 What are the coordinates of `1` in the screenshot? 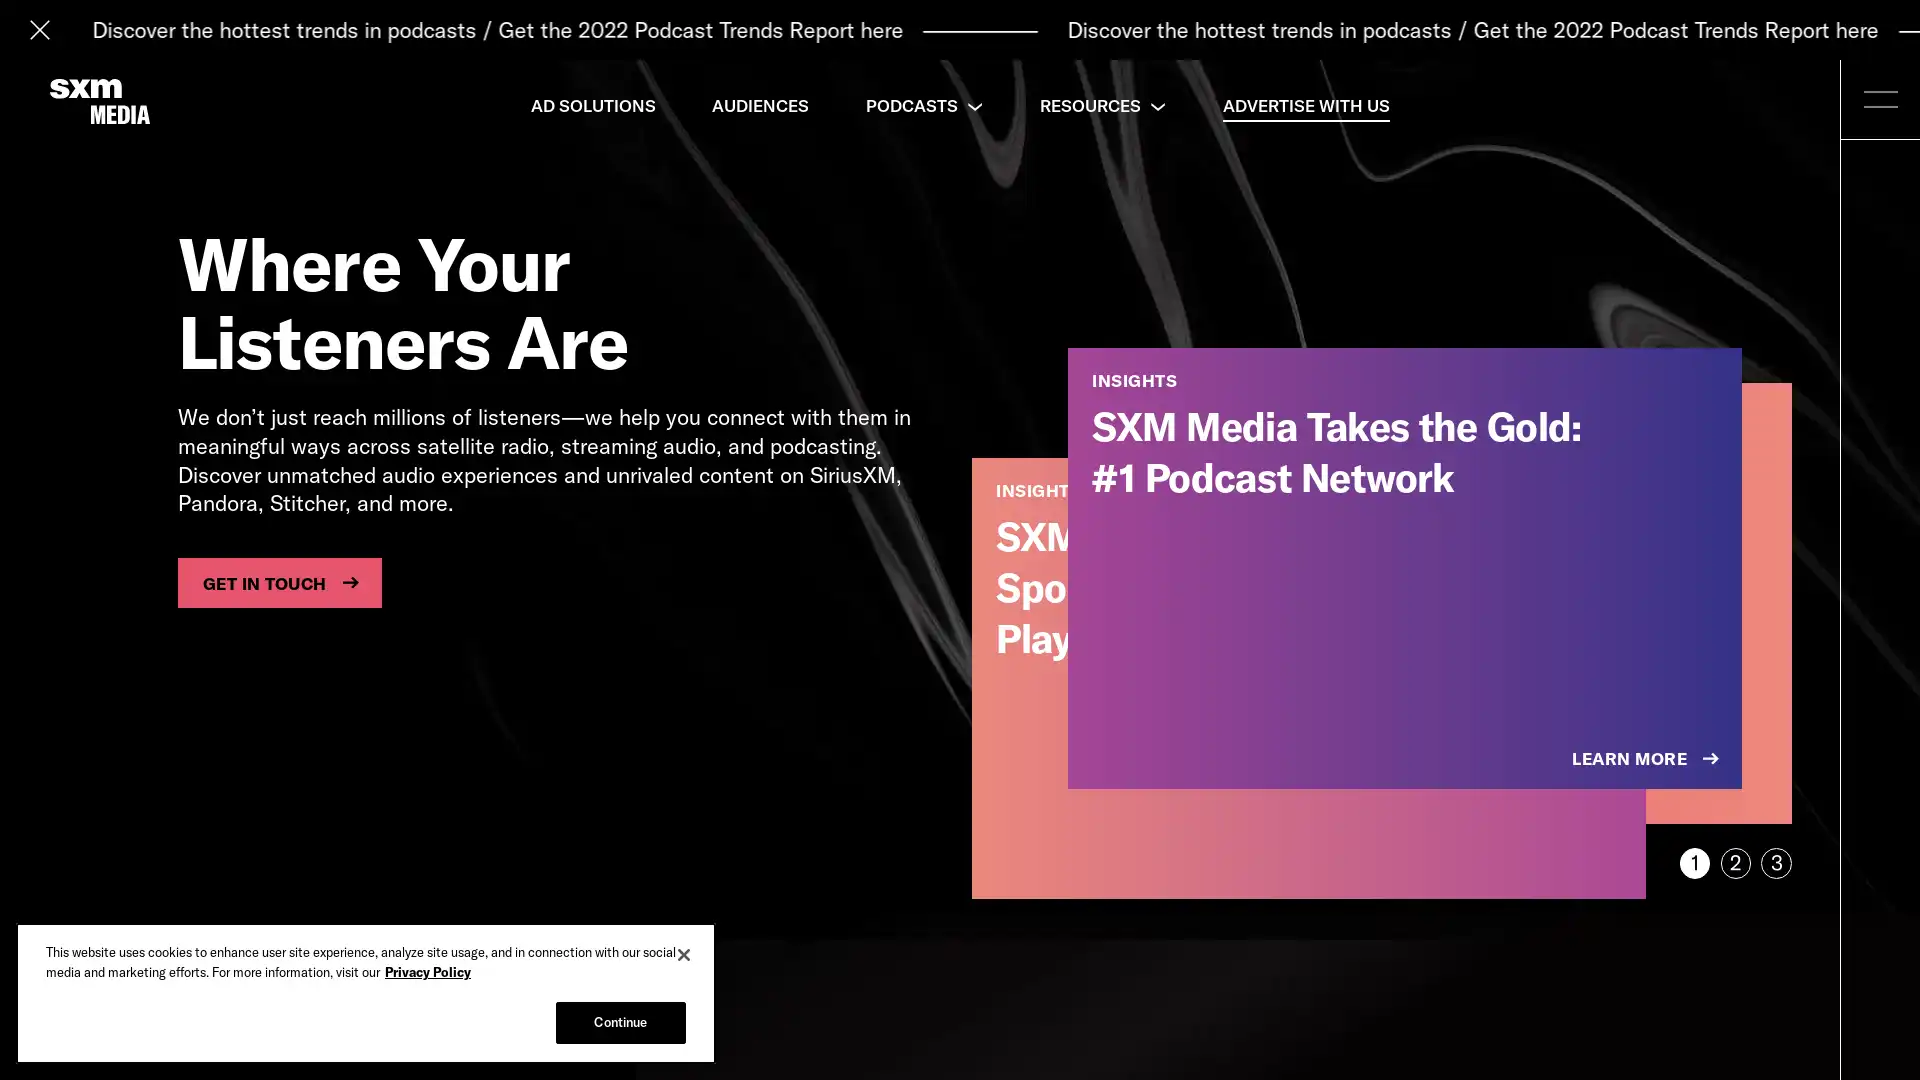 It's located at (1693, 862).